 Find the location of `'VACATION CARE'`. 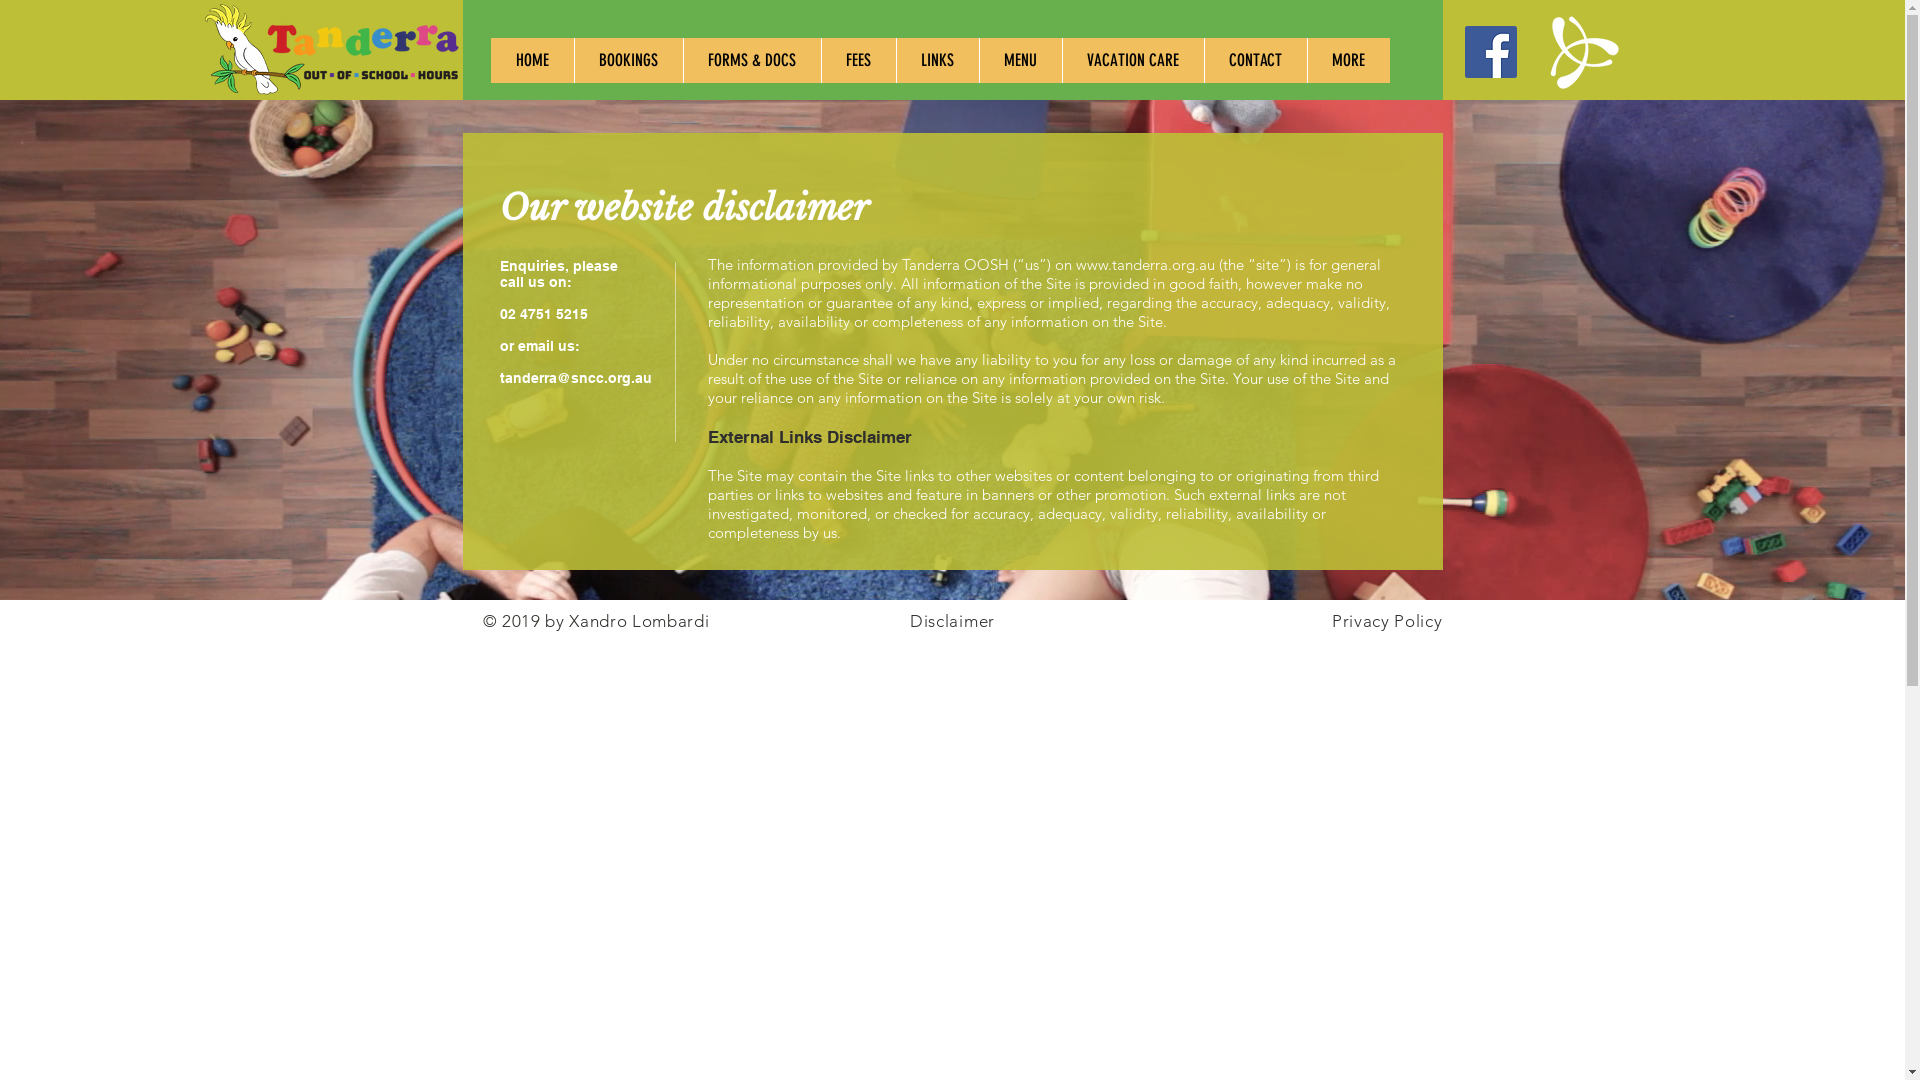

'VACATION CARE' is located at coordinates (1132, 59).